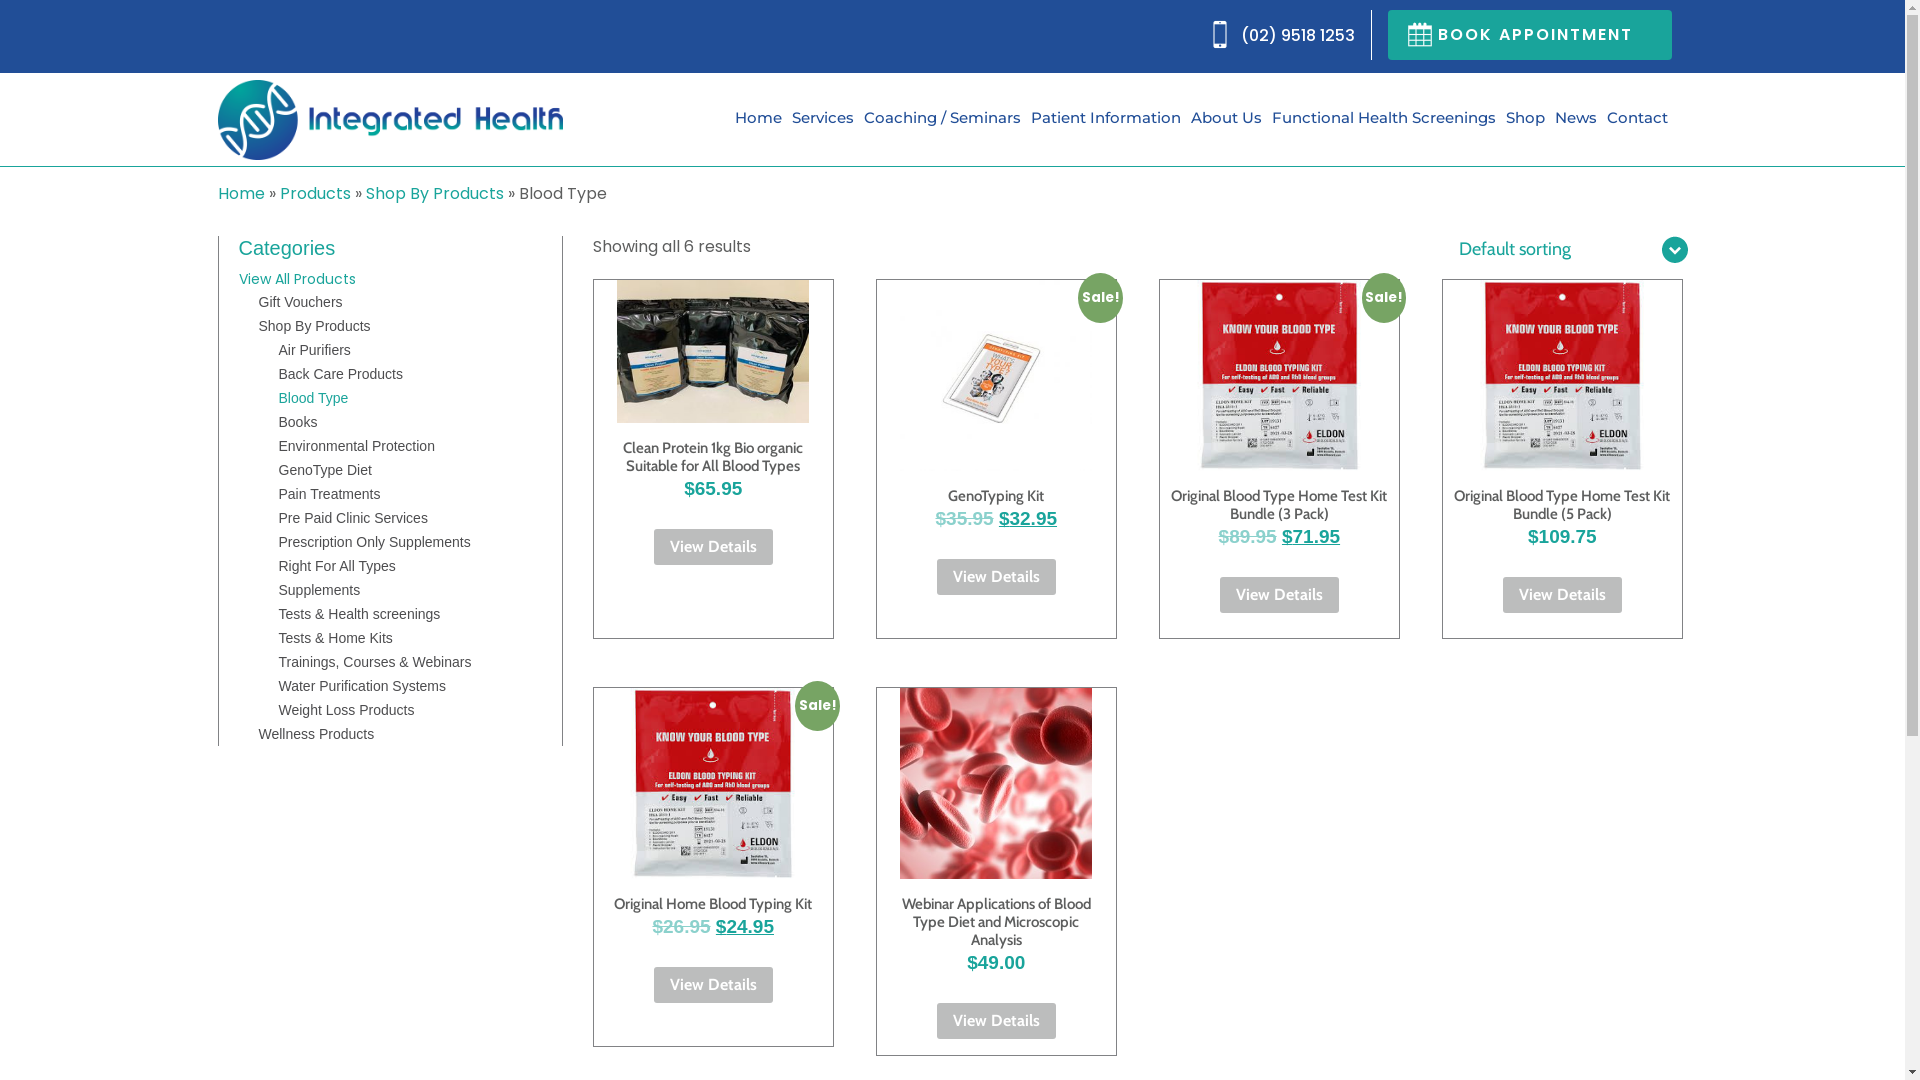  I want to click on 'Air Purifiers', so click(312, 349).